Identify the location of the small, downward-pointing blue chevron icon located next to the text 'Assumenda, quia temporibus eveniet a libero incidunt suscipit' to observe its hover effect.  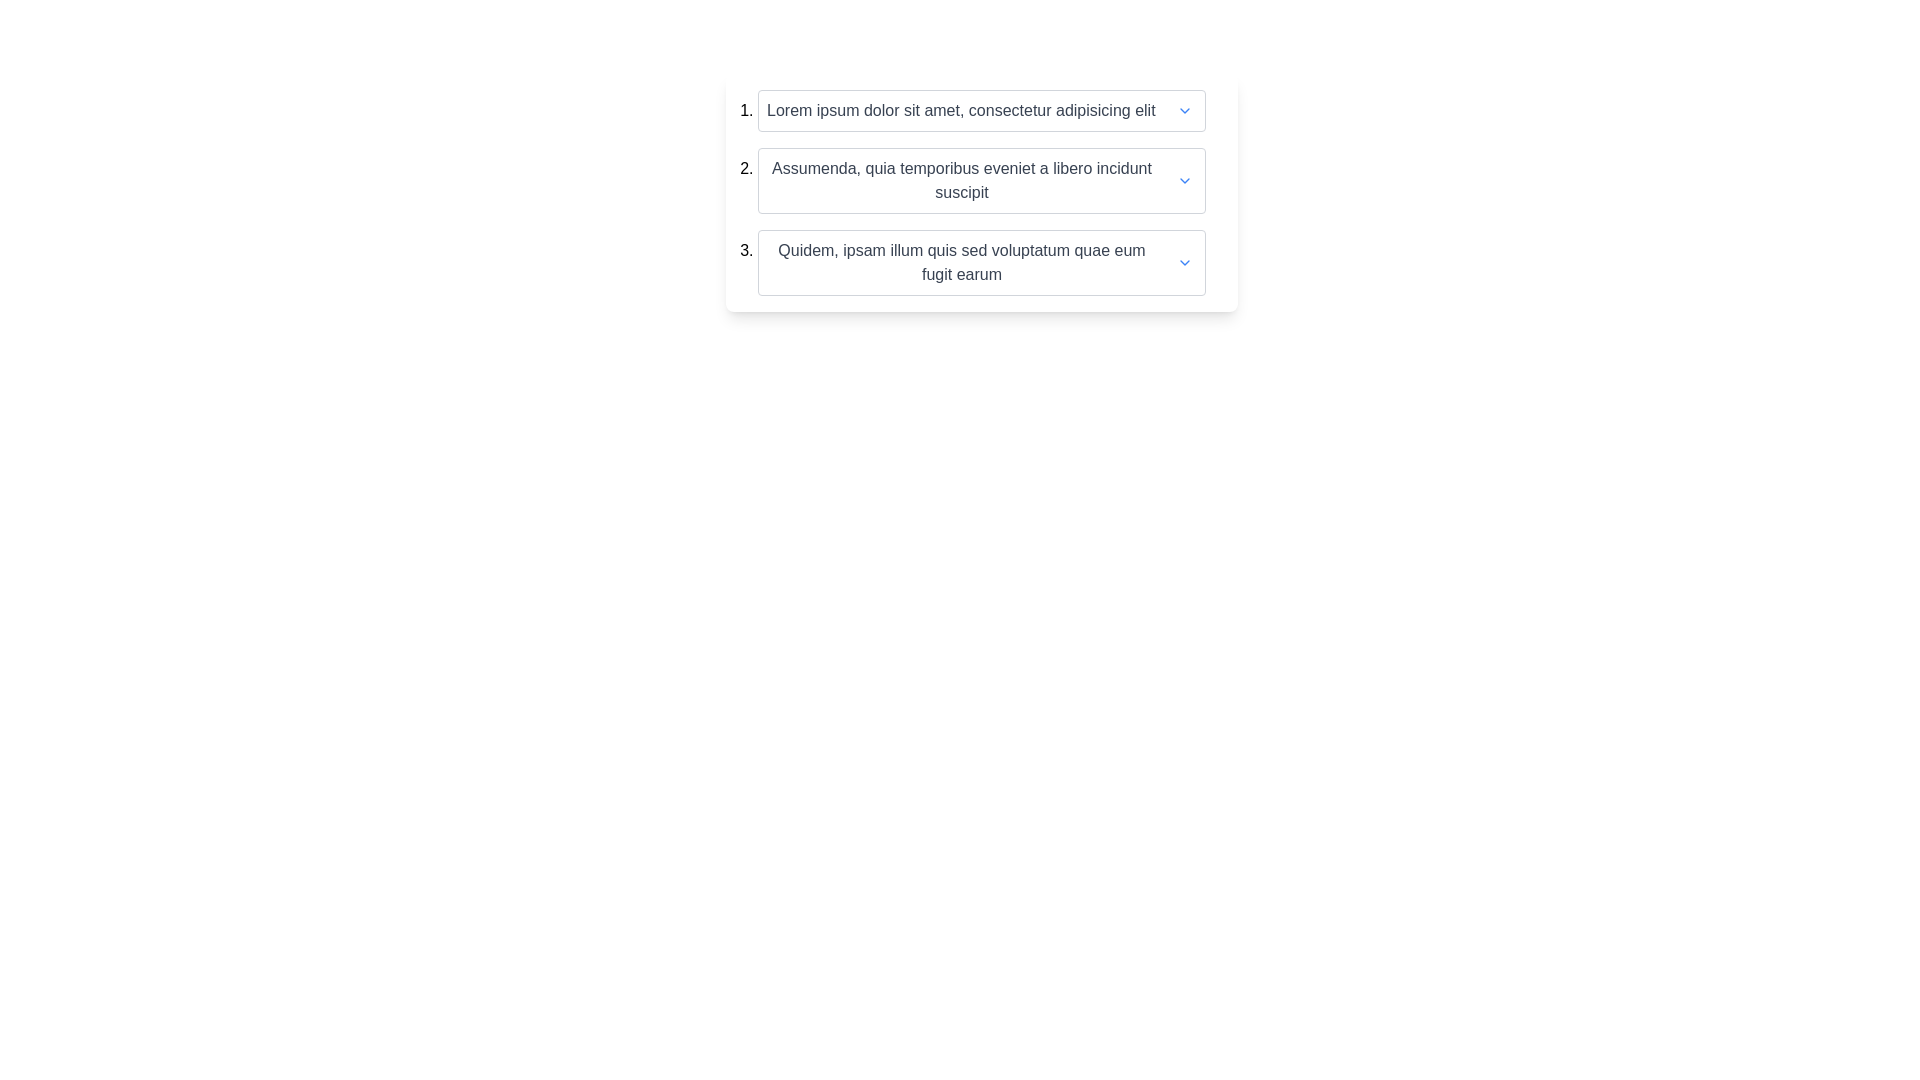
(1185, 181).